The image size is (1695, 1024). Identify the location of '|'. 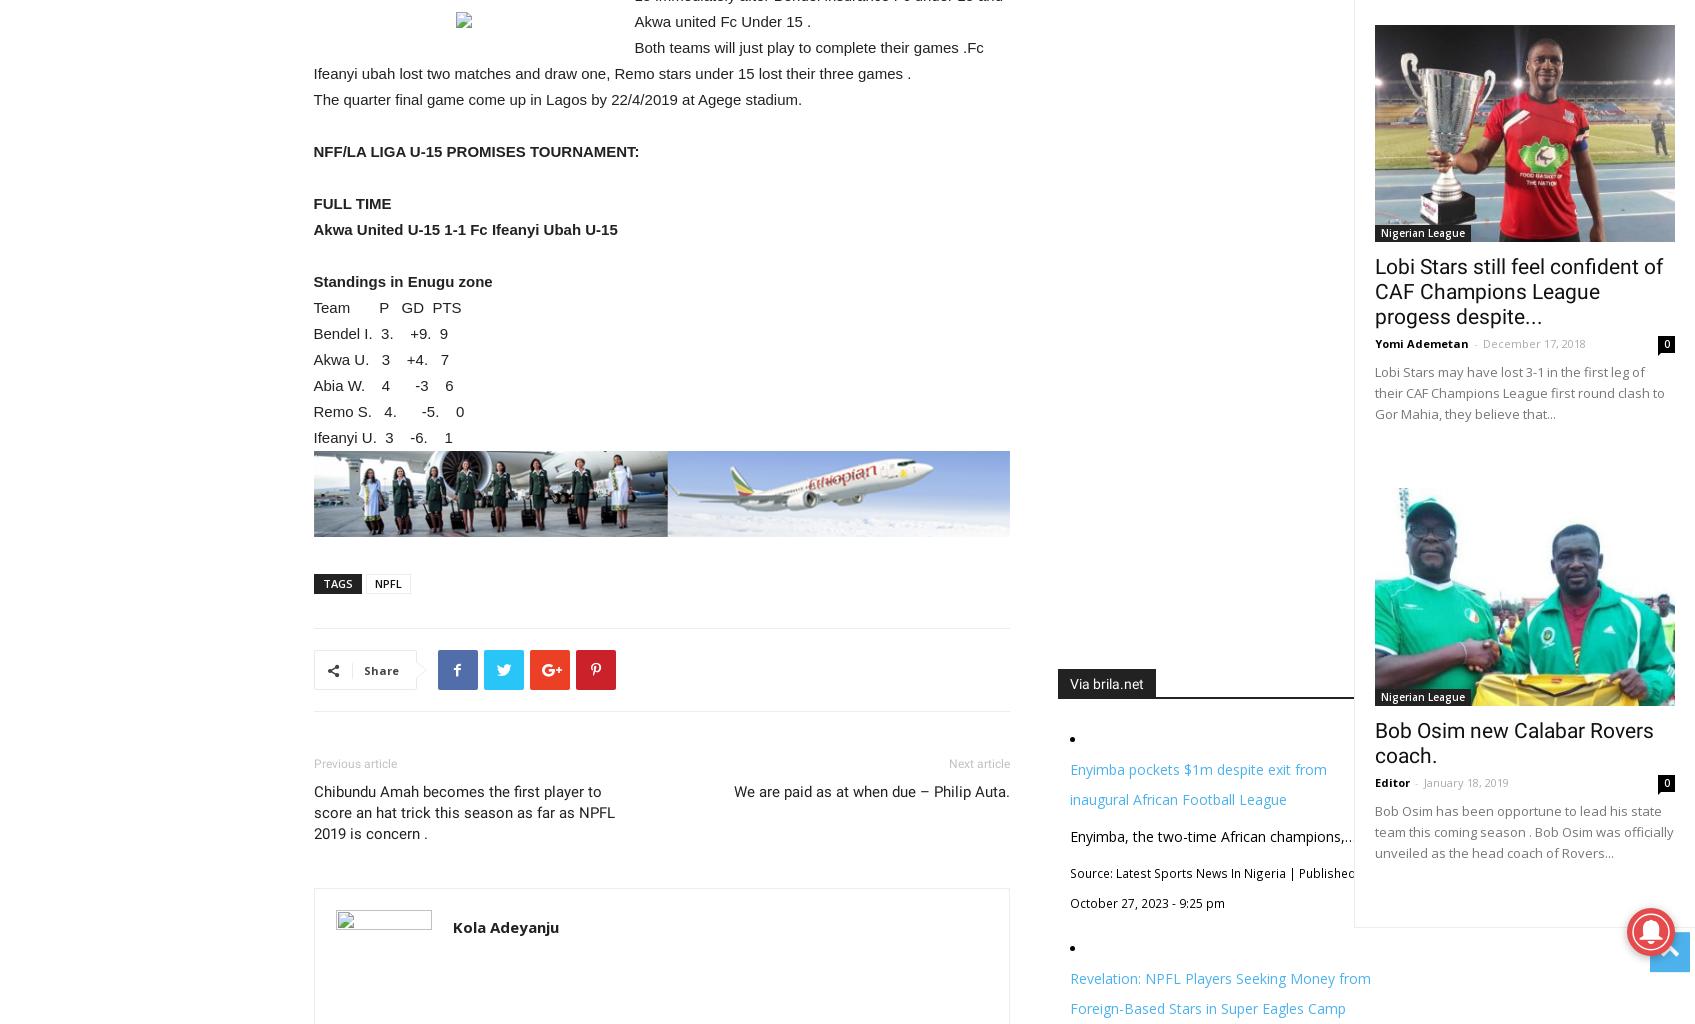
(1290, 872).